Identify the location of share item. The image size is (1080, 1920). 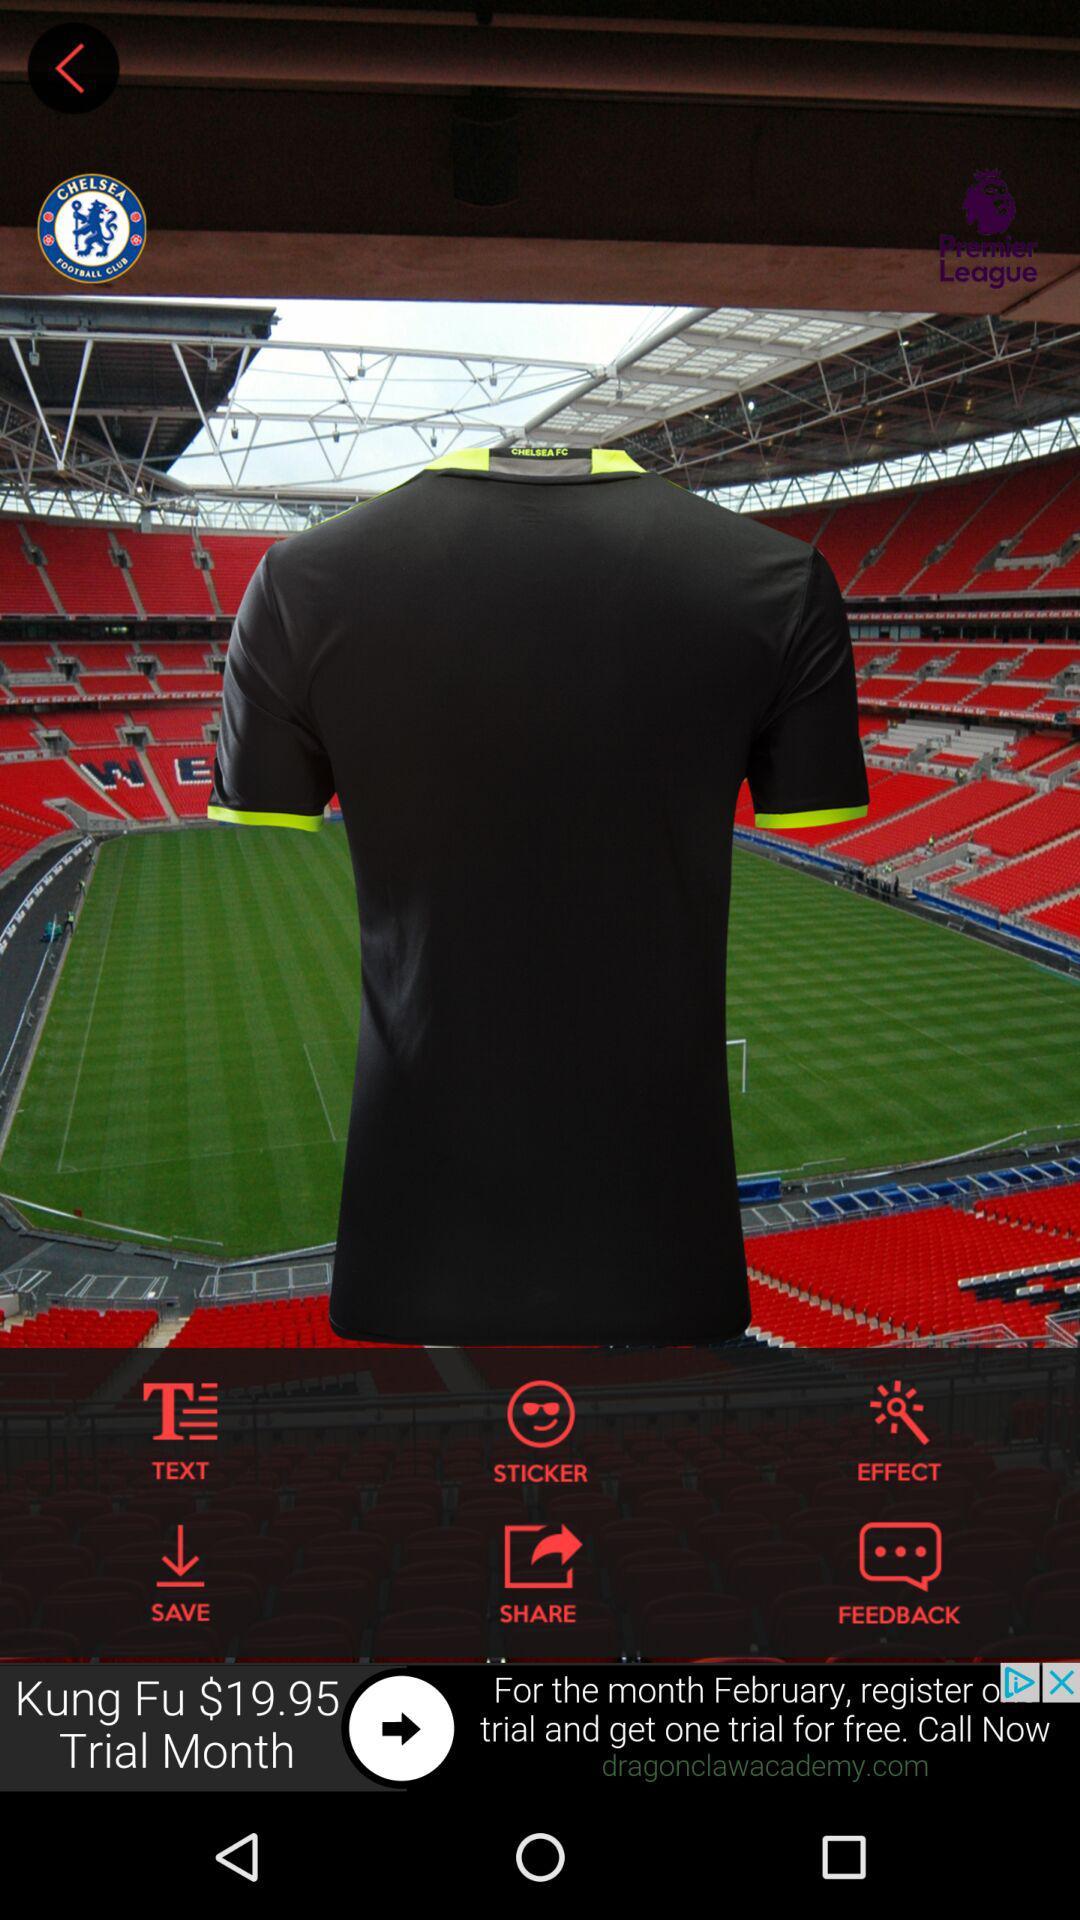
(540, 1572).